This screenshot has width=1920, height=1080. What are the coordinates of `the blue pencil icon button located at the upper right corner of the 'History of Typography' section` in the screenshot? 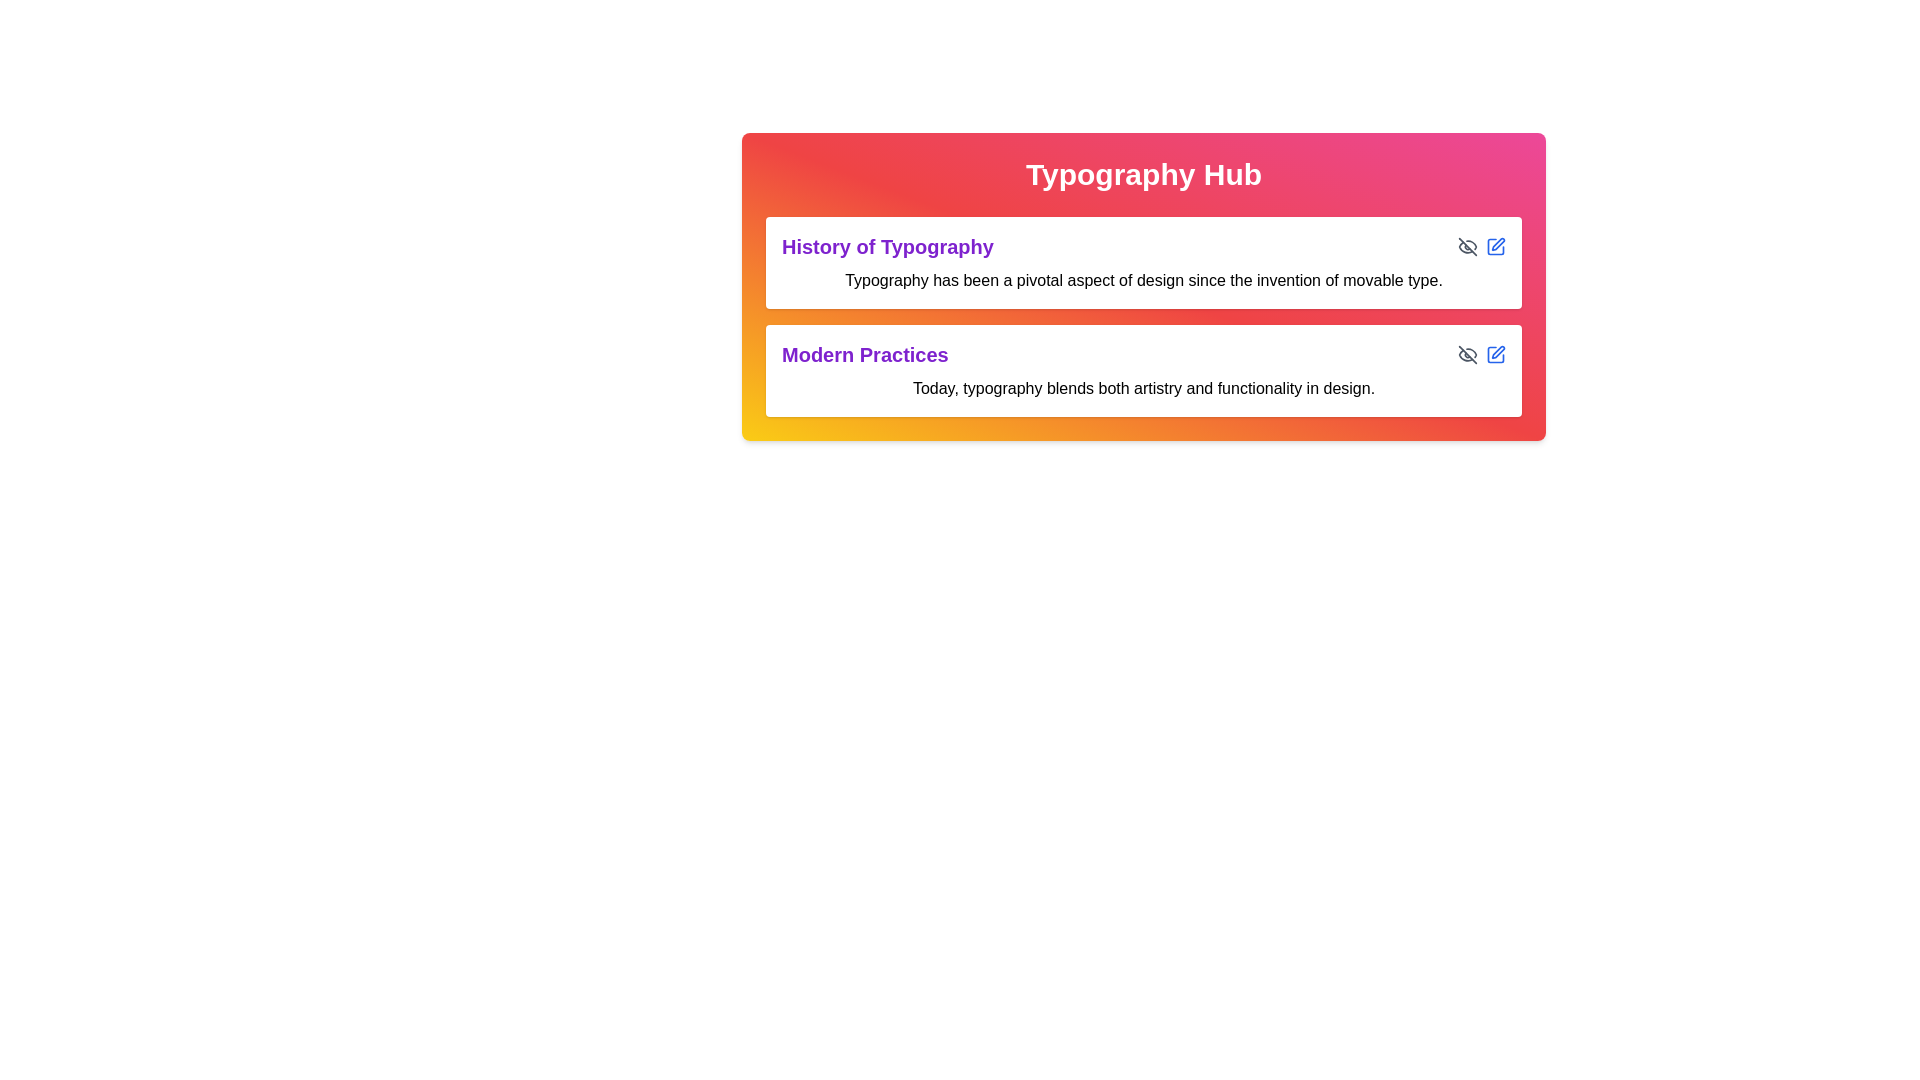 It's located at (1496, 245).